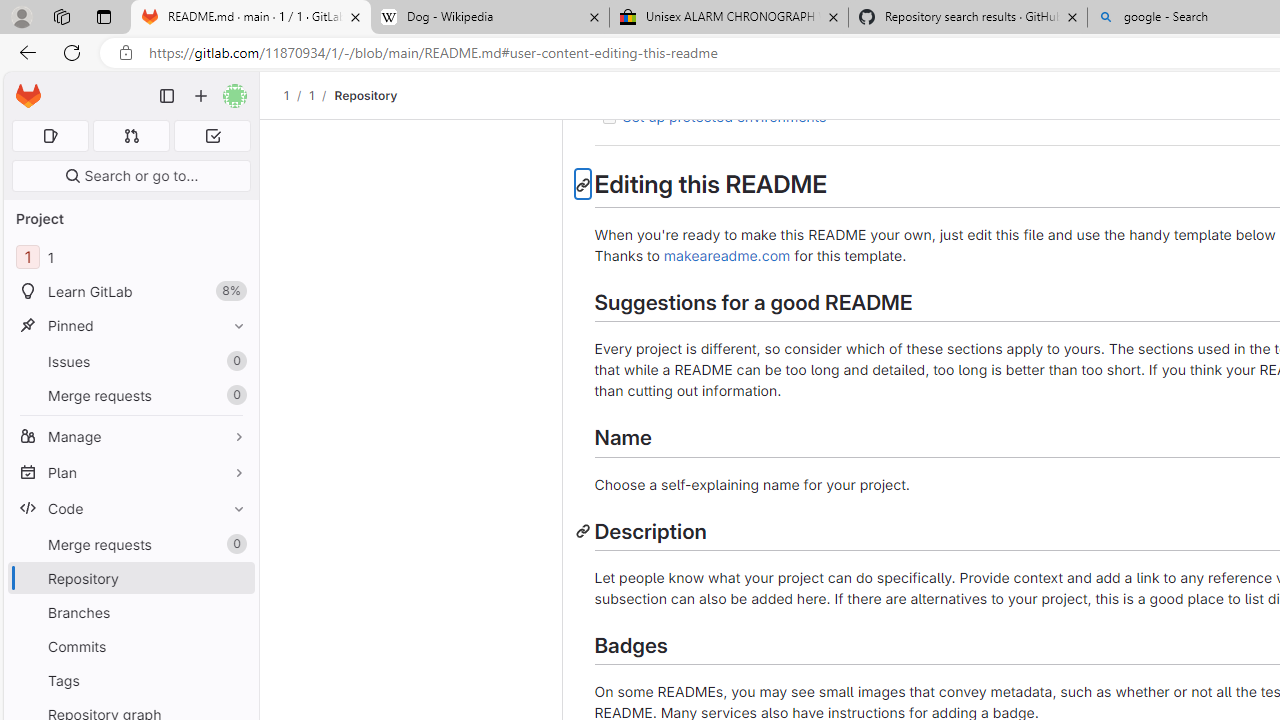 Image resolution: width=1280 pixels, height=720 pixels. Describe the element at coordinates (201, 96) in the screenshot. I see `'Create new...'` at that location.